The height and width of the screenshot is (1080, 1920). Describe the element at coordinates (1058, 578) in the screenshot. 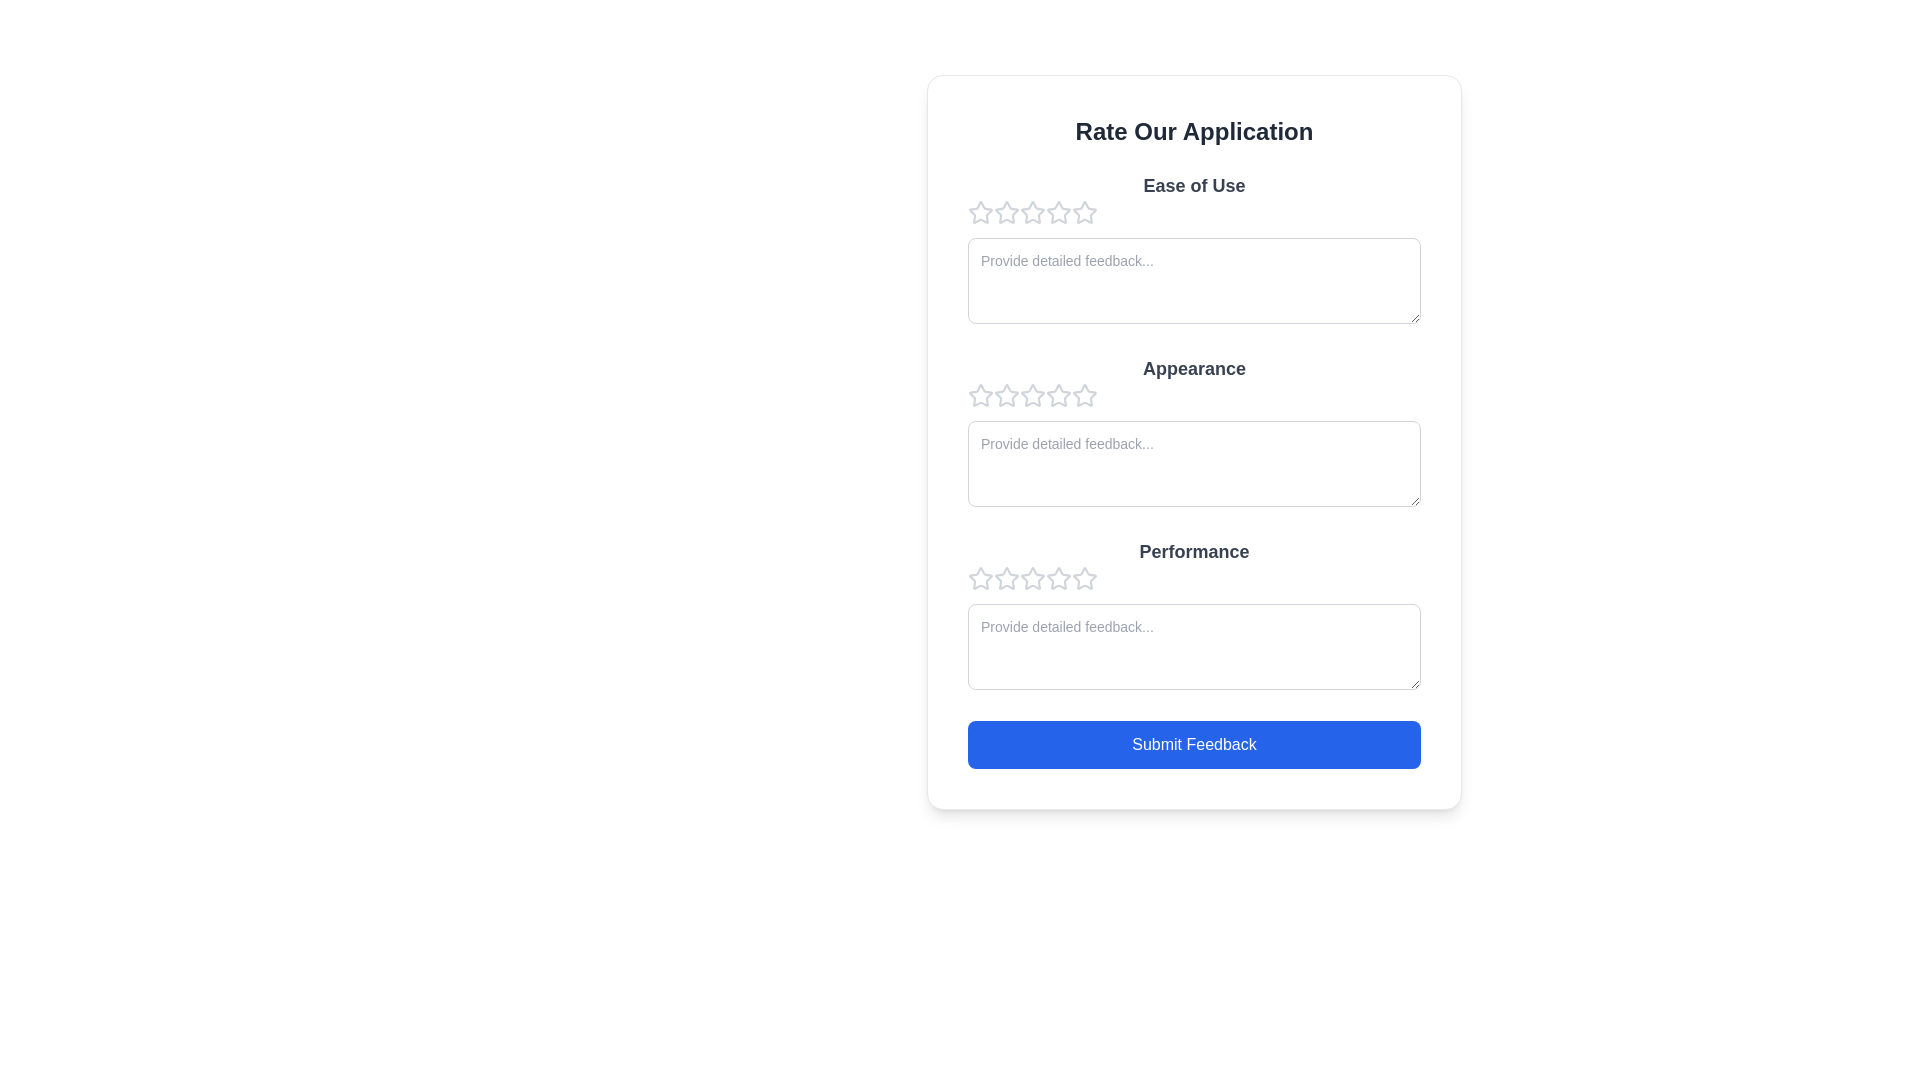

I see `the third star icon from the left in the row of five stars to set the rating to 3 in the Performance section of the user feedback form` at that location.